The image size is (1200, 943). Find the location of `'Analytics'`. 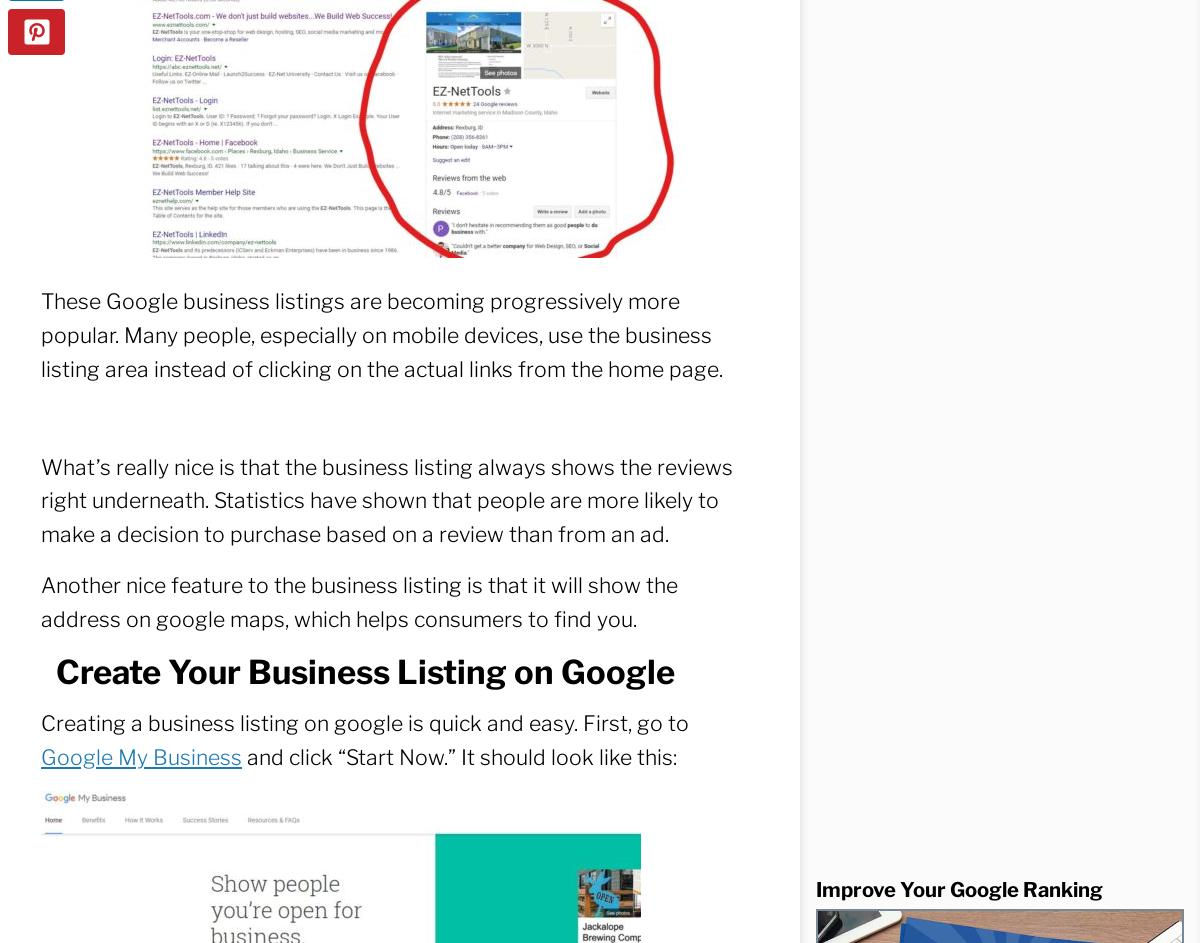

'Analytics' is located at coordinates (197, 725).